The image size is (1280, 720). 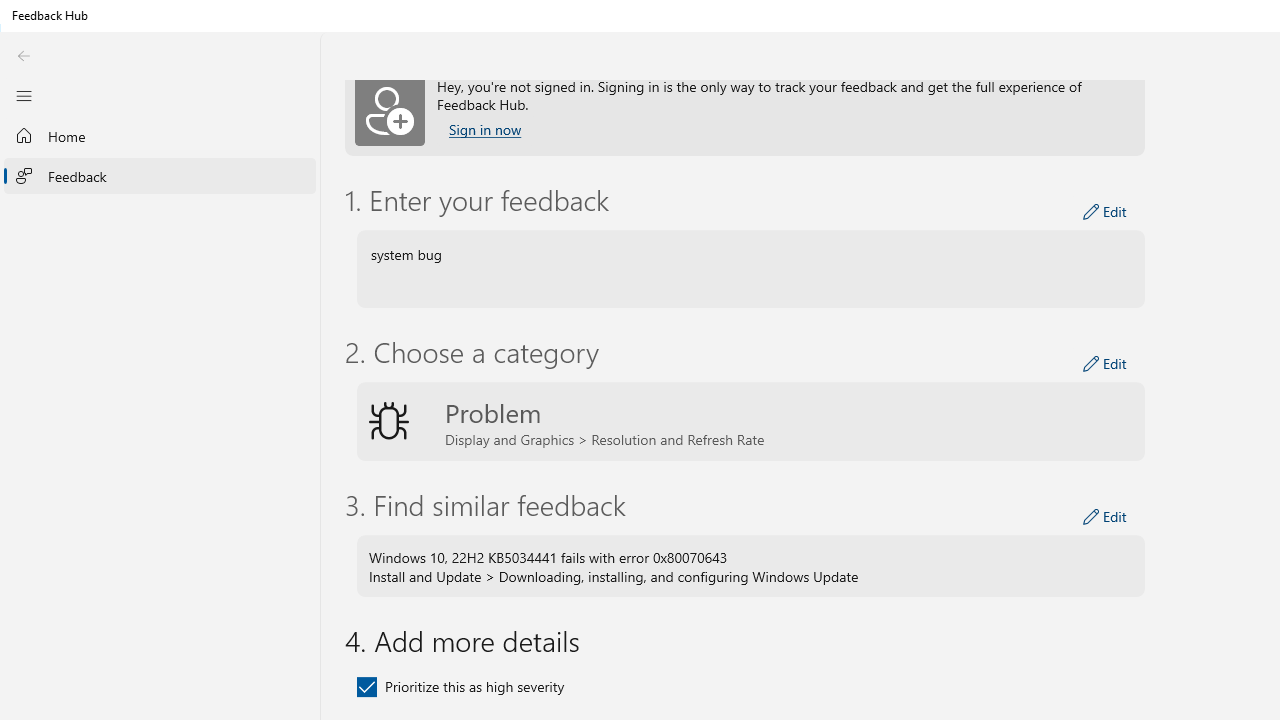 I want to click on 'Feedback', so click(x=160, y=174).